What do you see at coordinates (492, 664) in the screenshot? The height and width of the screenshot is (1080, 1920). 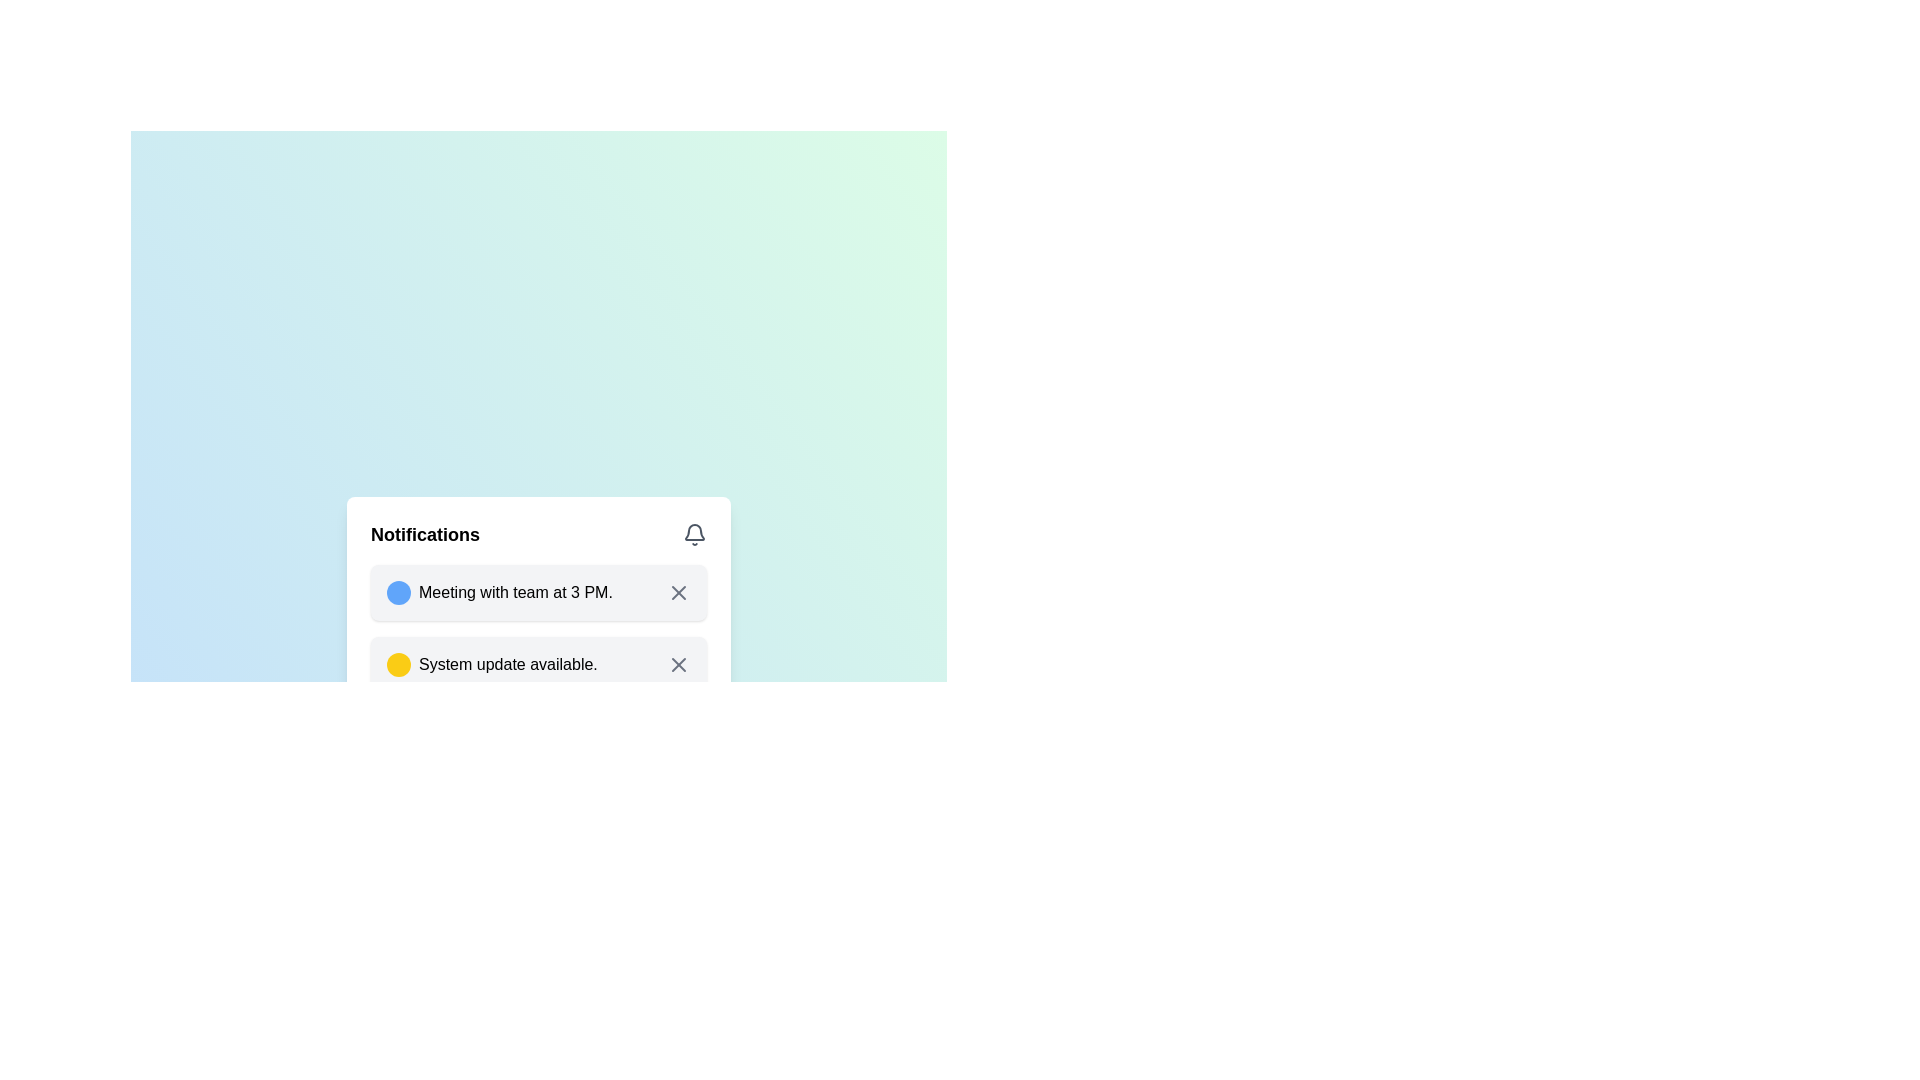 I see `the Notification item that states 'System update available.' and includes a yellow circular icon, which is the second item in the notification card` at bounding box center [492, 664].